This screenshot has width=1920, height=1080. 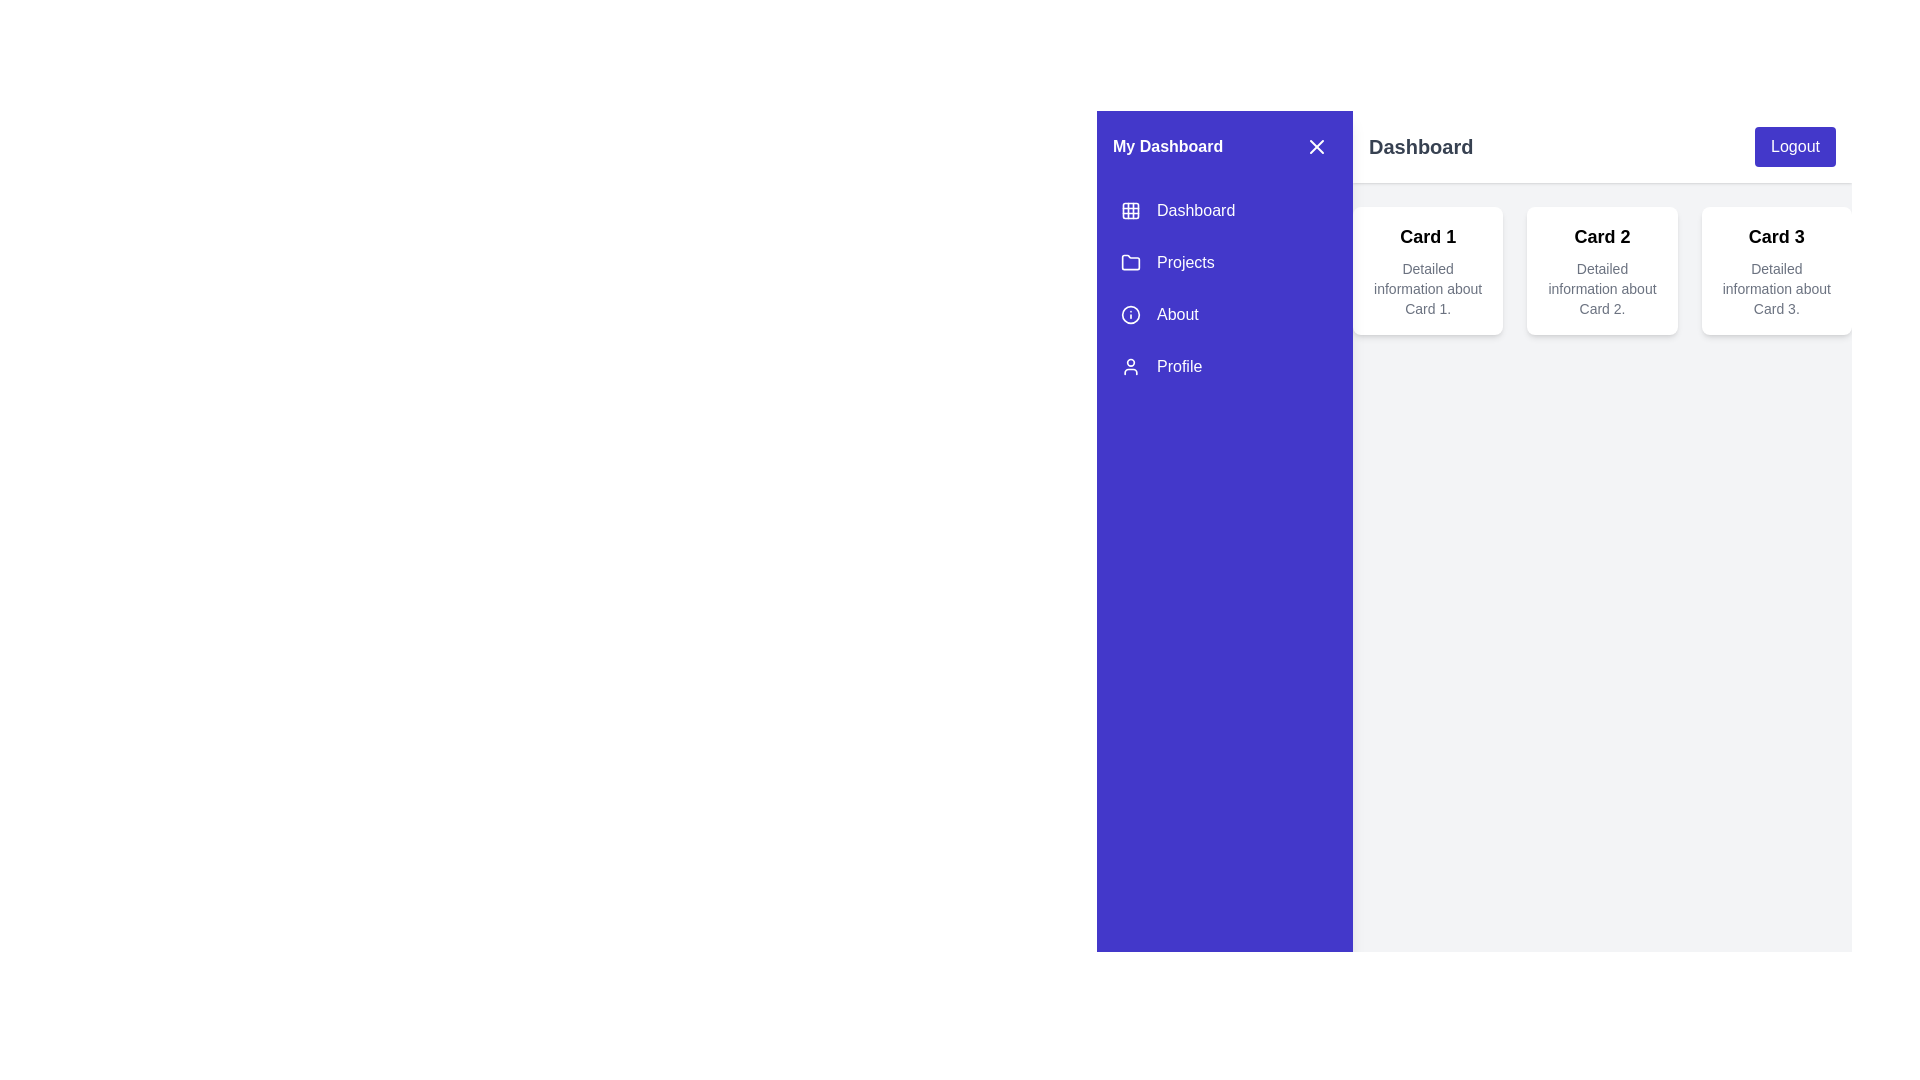 What do you see at coordinates (1420, 145) in the screenshot?
I see `the 'Dashboard' static text label, which is displayed in bold gray font within the white header bar at the top-right section of the interface` at bounding box center [1420, 145].